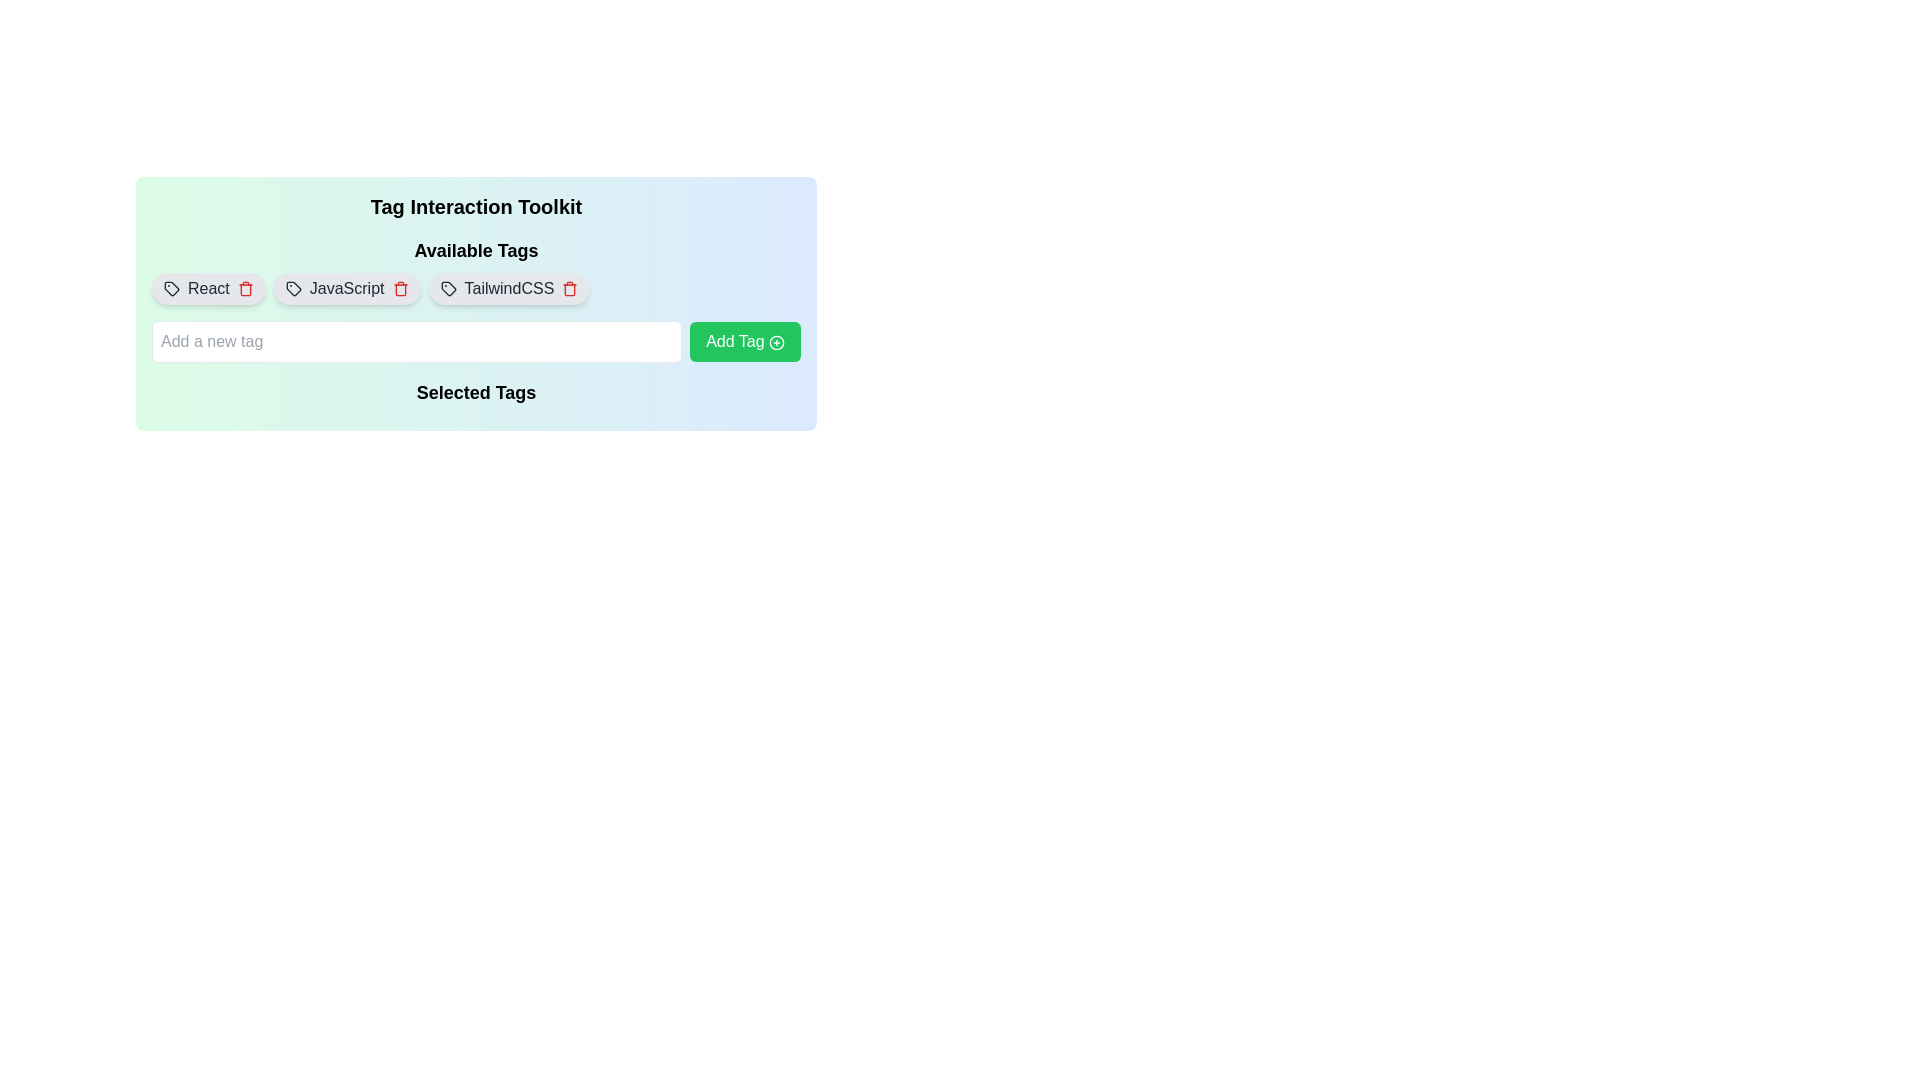  Describe the element at coordinates (244, 289) in the screenshot. I see `the delete icon located on the right side of the 'React' tag in the 'Available Tags' section` at that location.